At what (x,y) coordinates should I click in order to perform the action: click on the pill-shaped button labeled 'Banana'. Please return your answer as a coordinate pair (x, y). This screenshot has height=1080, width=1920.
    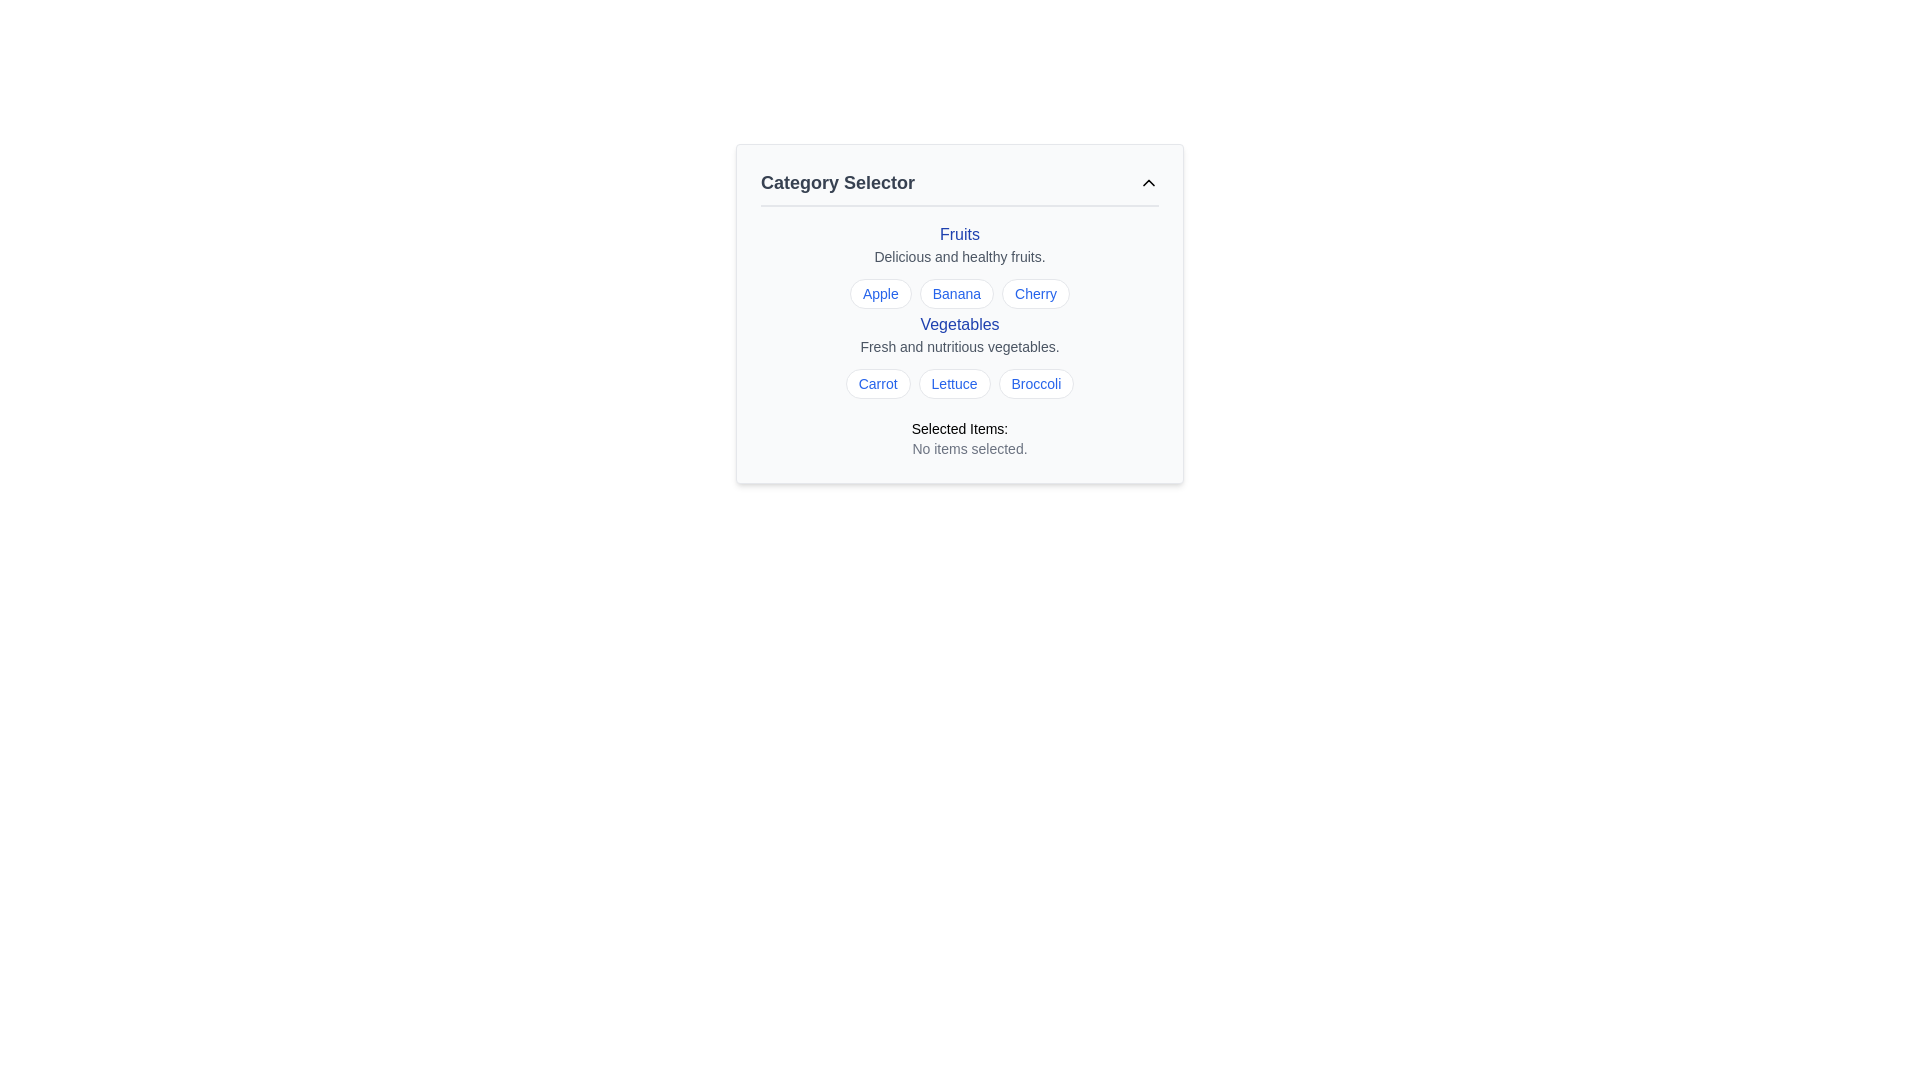
    Looking at the image, I should click on (955, 293).